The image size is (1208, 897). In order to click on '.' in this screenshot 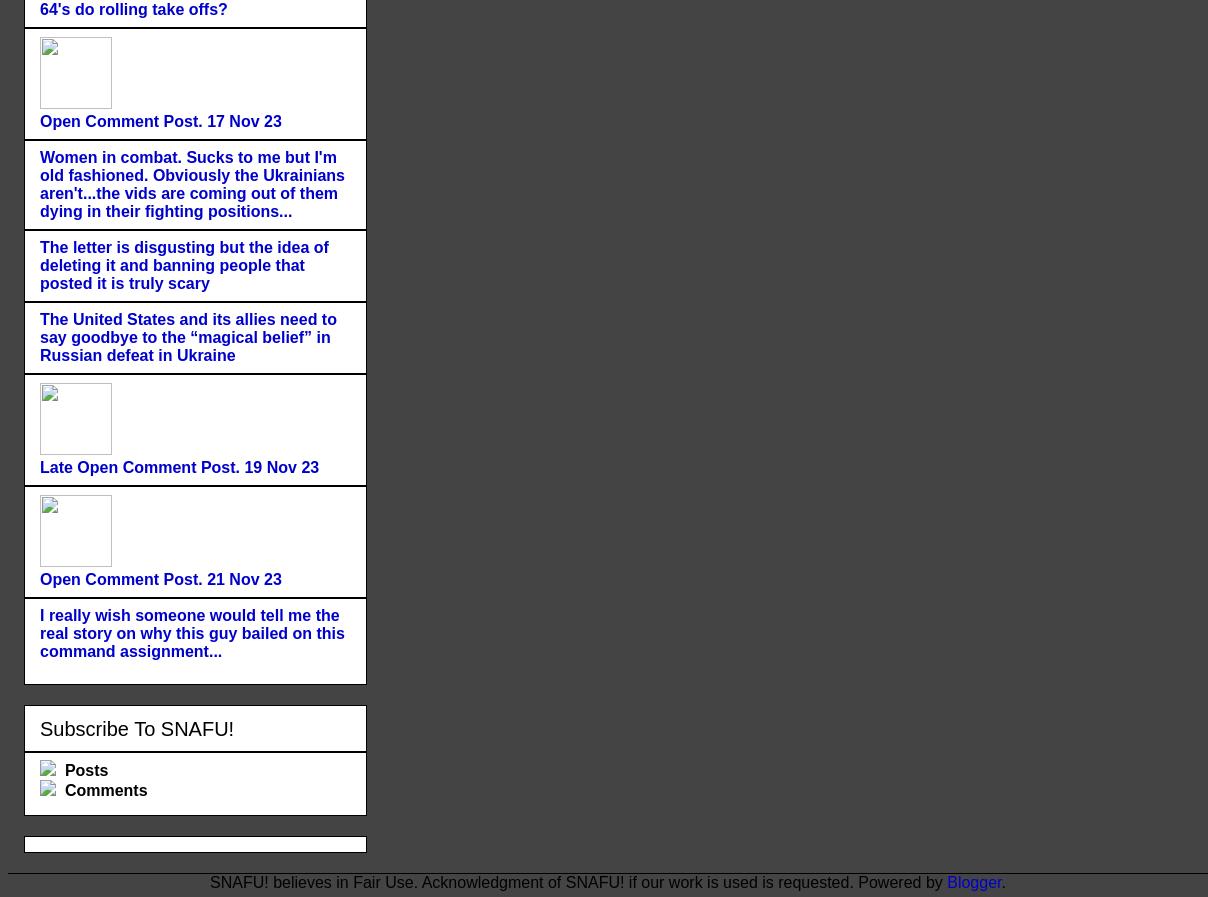, I will do `click(1002, 881)`.